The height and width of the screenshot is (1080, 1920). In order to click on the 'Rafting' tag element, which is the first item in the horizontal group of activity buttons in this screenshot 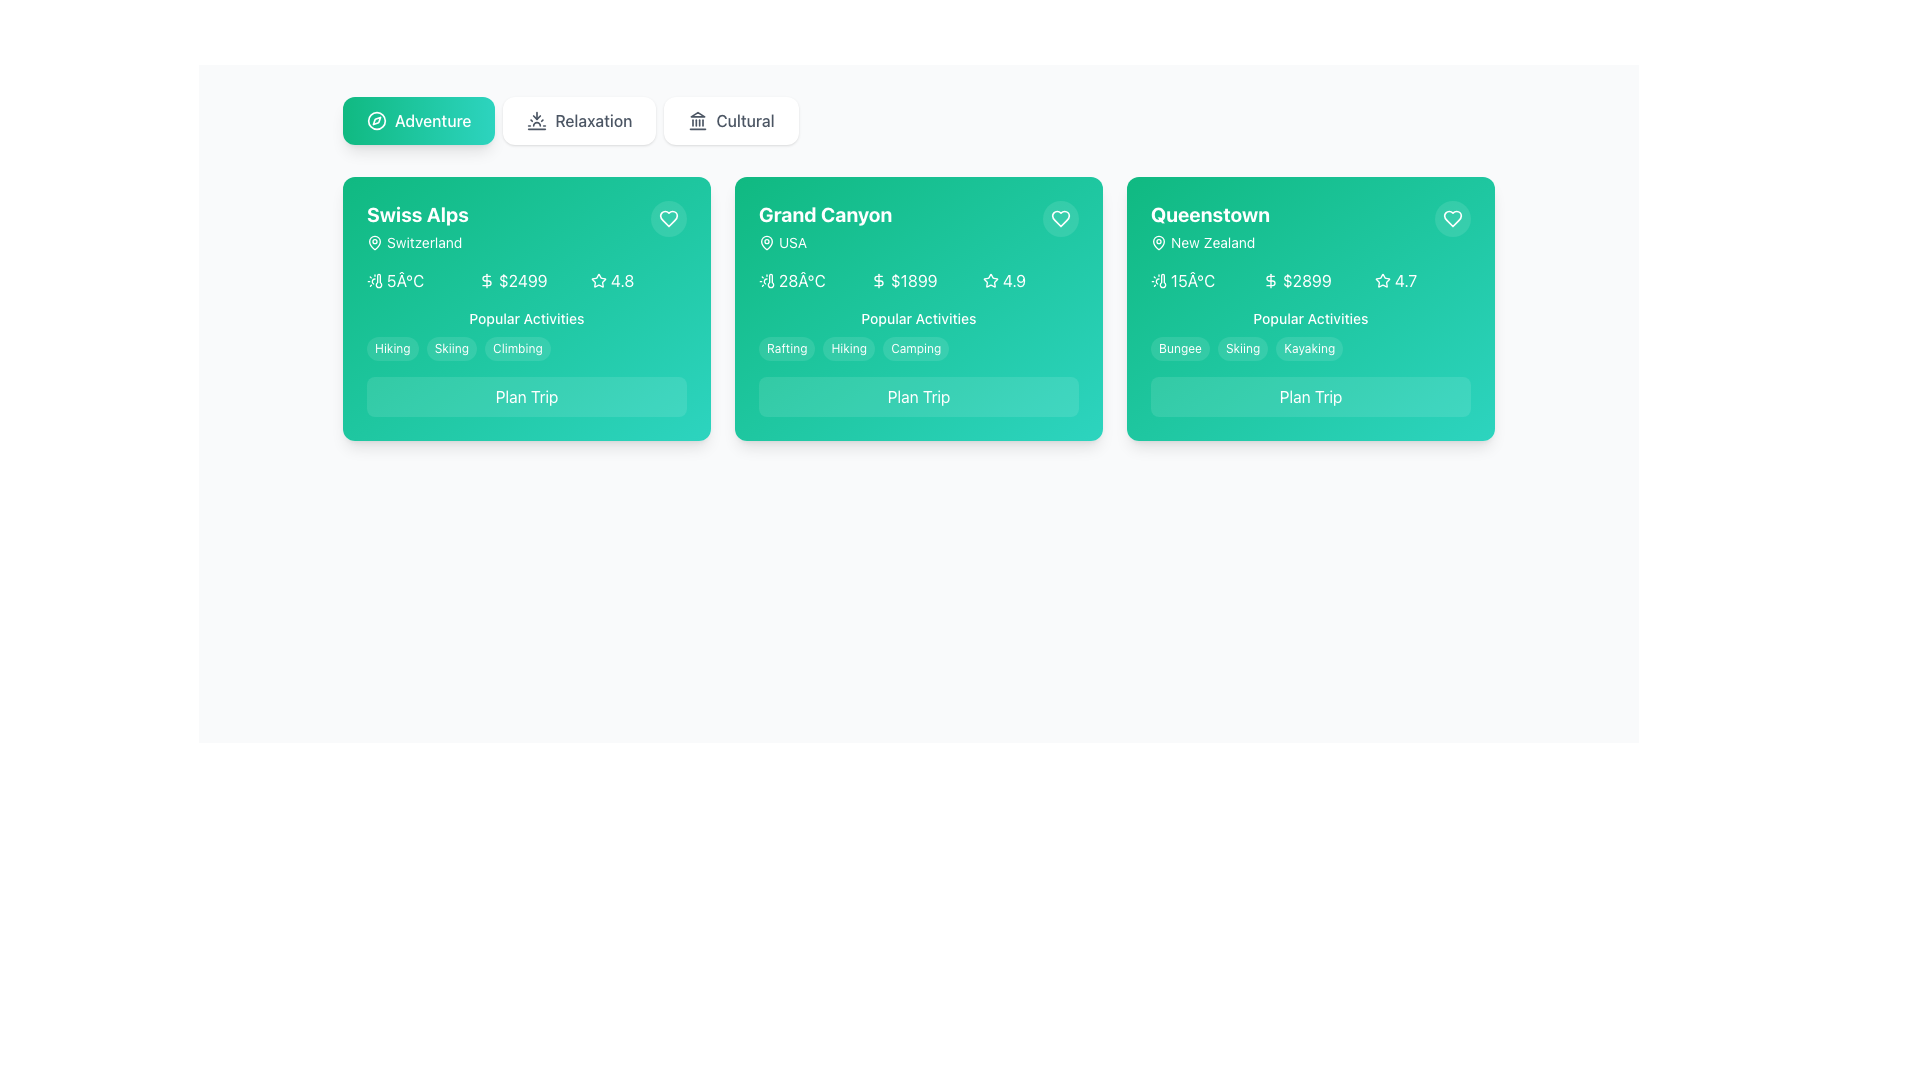, I will do `click(786, 347)`.